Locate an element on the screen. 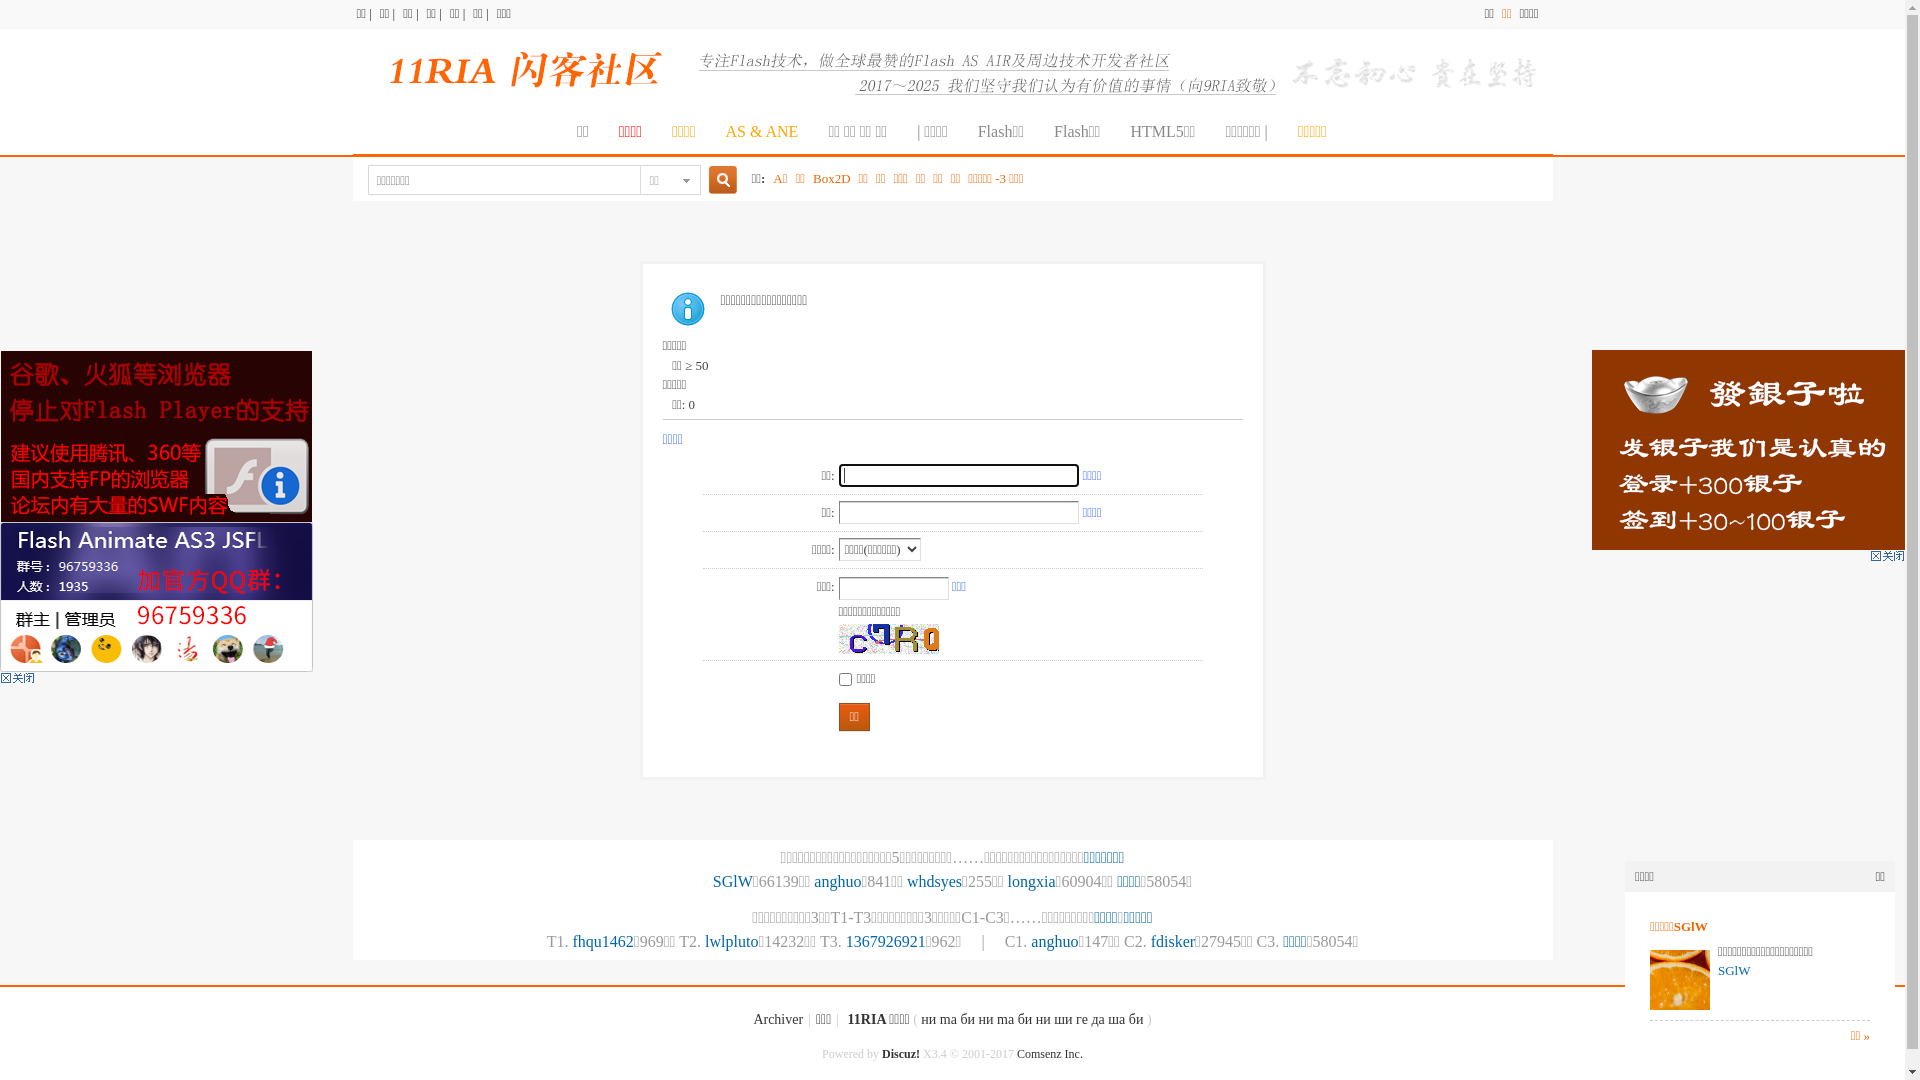  'whdsyes' is located at coordinates (906, 880).